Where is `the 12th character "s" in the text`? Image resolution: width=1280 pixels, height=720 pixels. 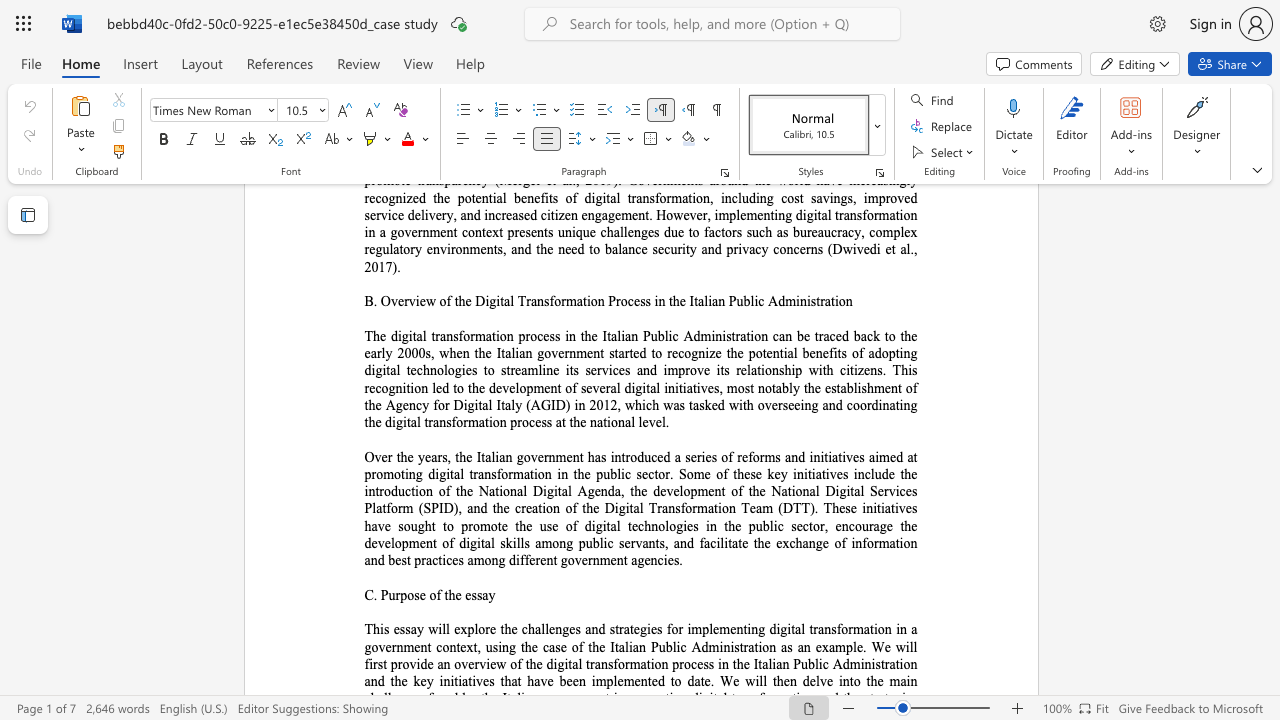
the 12th character "s" in the text is located at coordinates (678, 507).